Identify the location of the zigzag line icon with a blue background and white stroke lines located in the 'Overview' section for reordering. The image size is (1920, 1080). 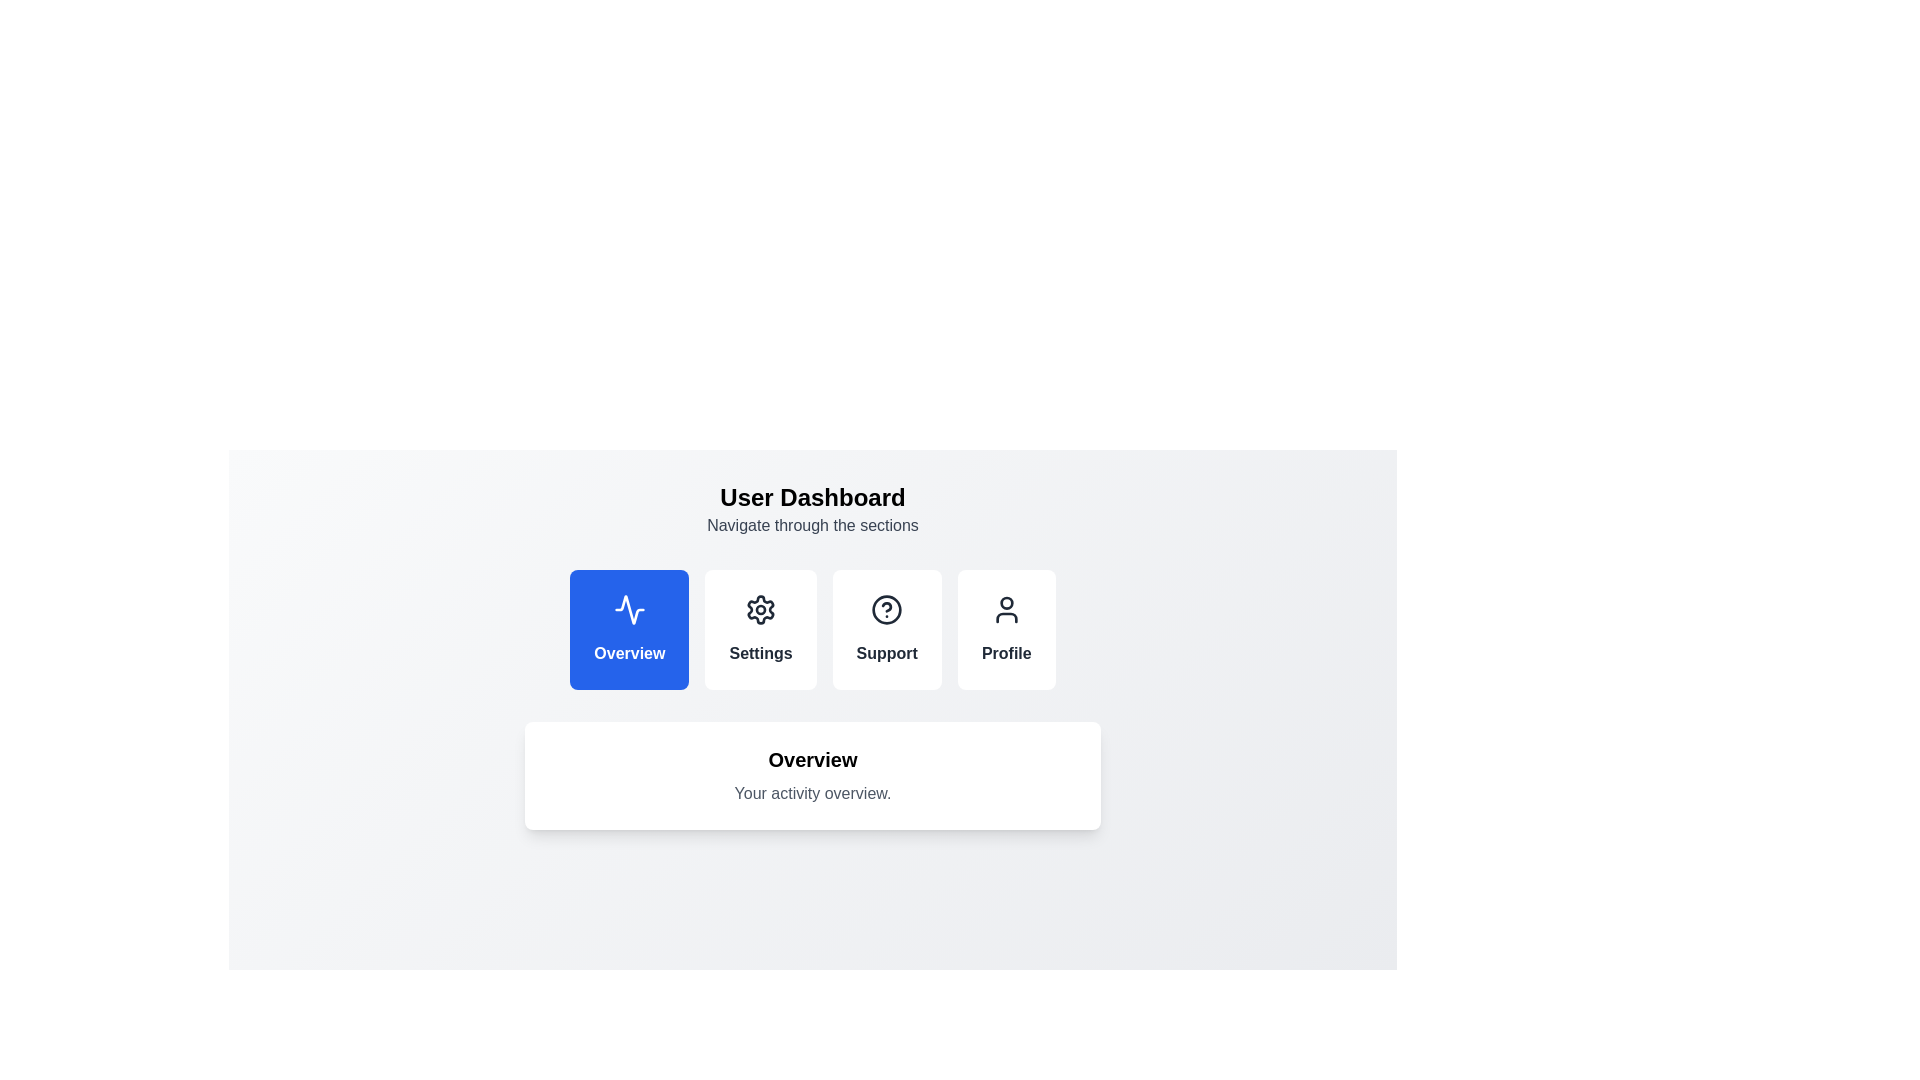
(628, 608).